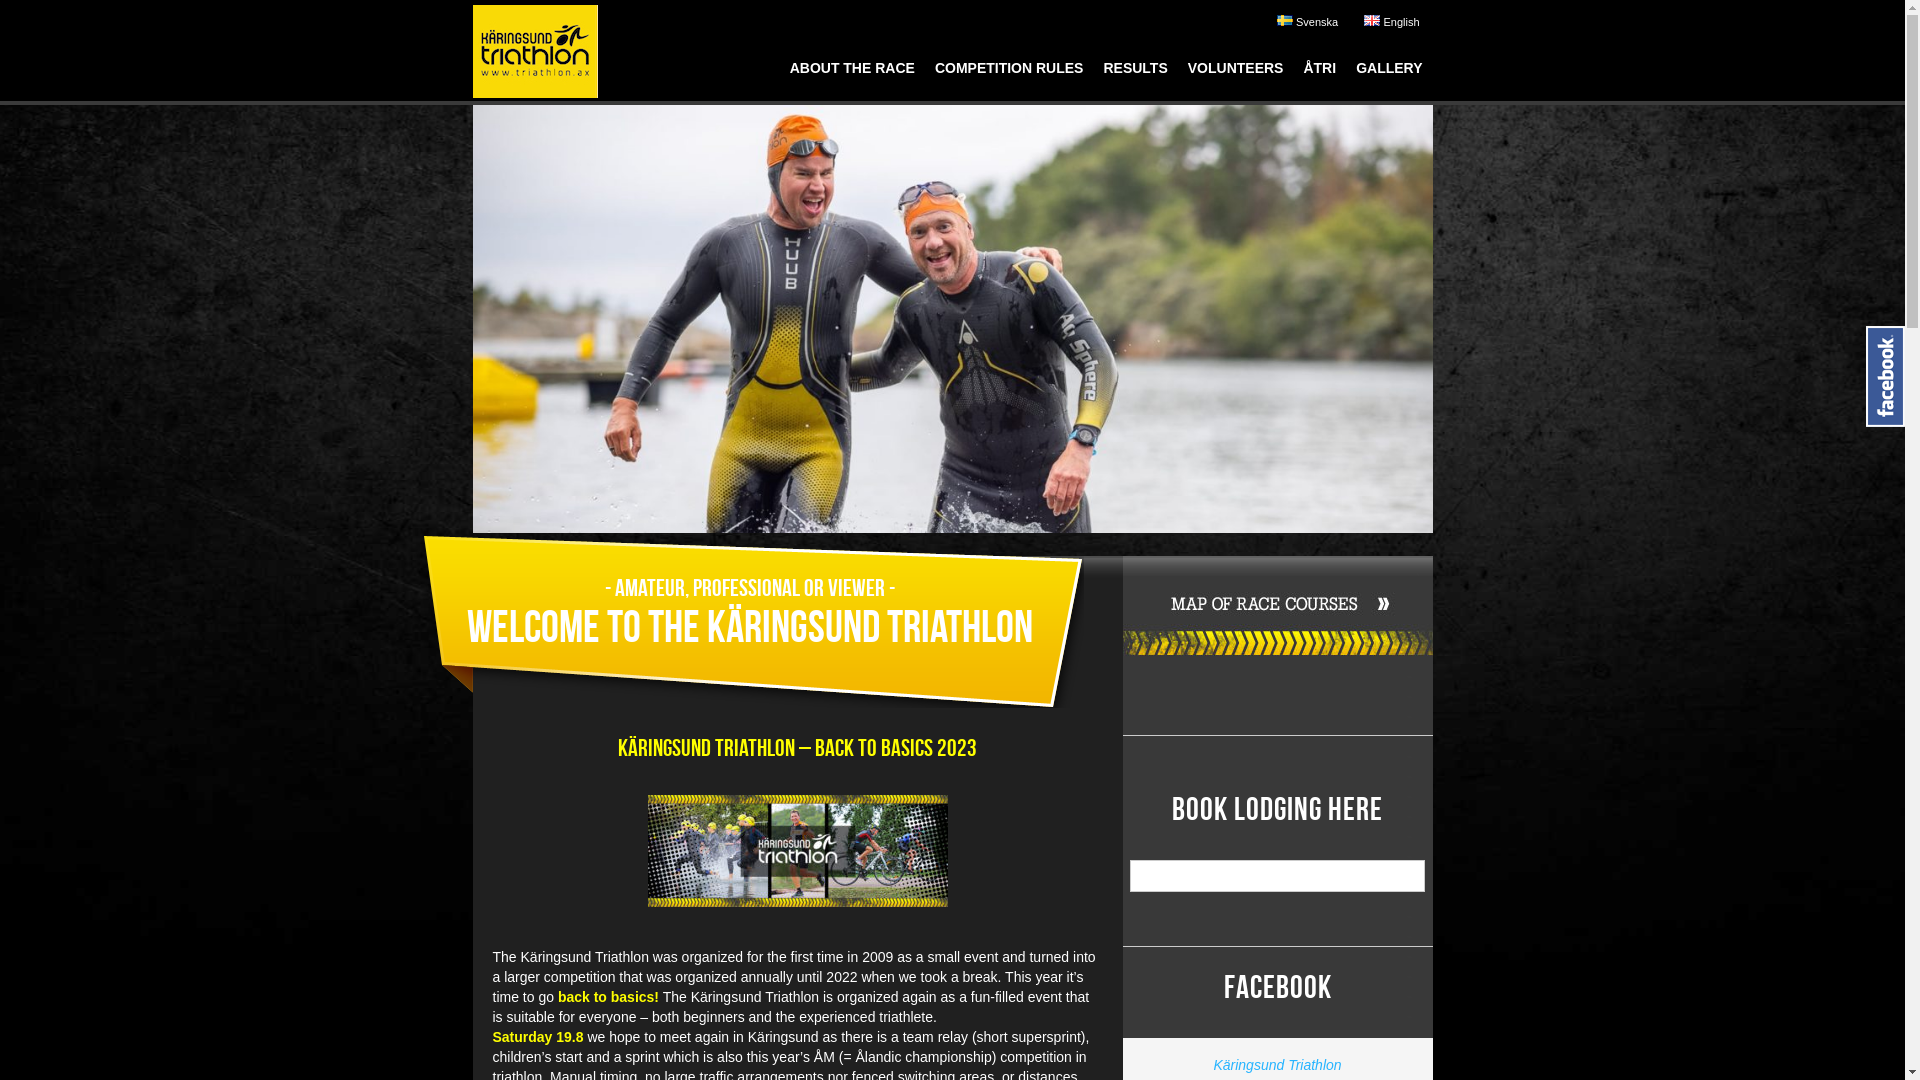 Image resolution: width=1920 pixels, height=1080 pixels. What do you see at coordinates (1235, 73) in the screenshot?
I see `'VOLUNTEERS'` at bounding box center [1235, 73].